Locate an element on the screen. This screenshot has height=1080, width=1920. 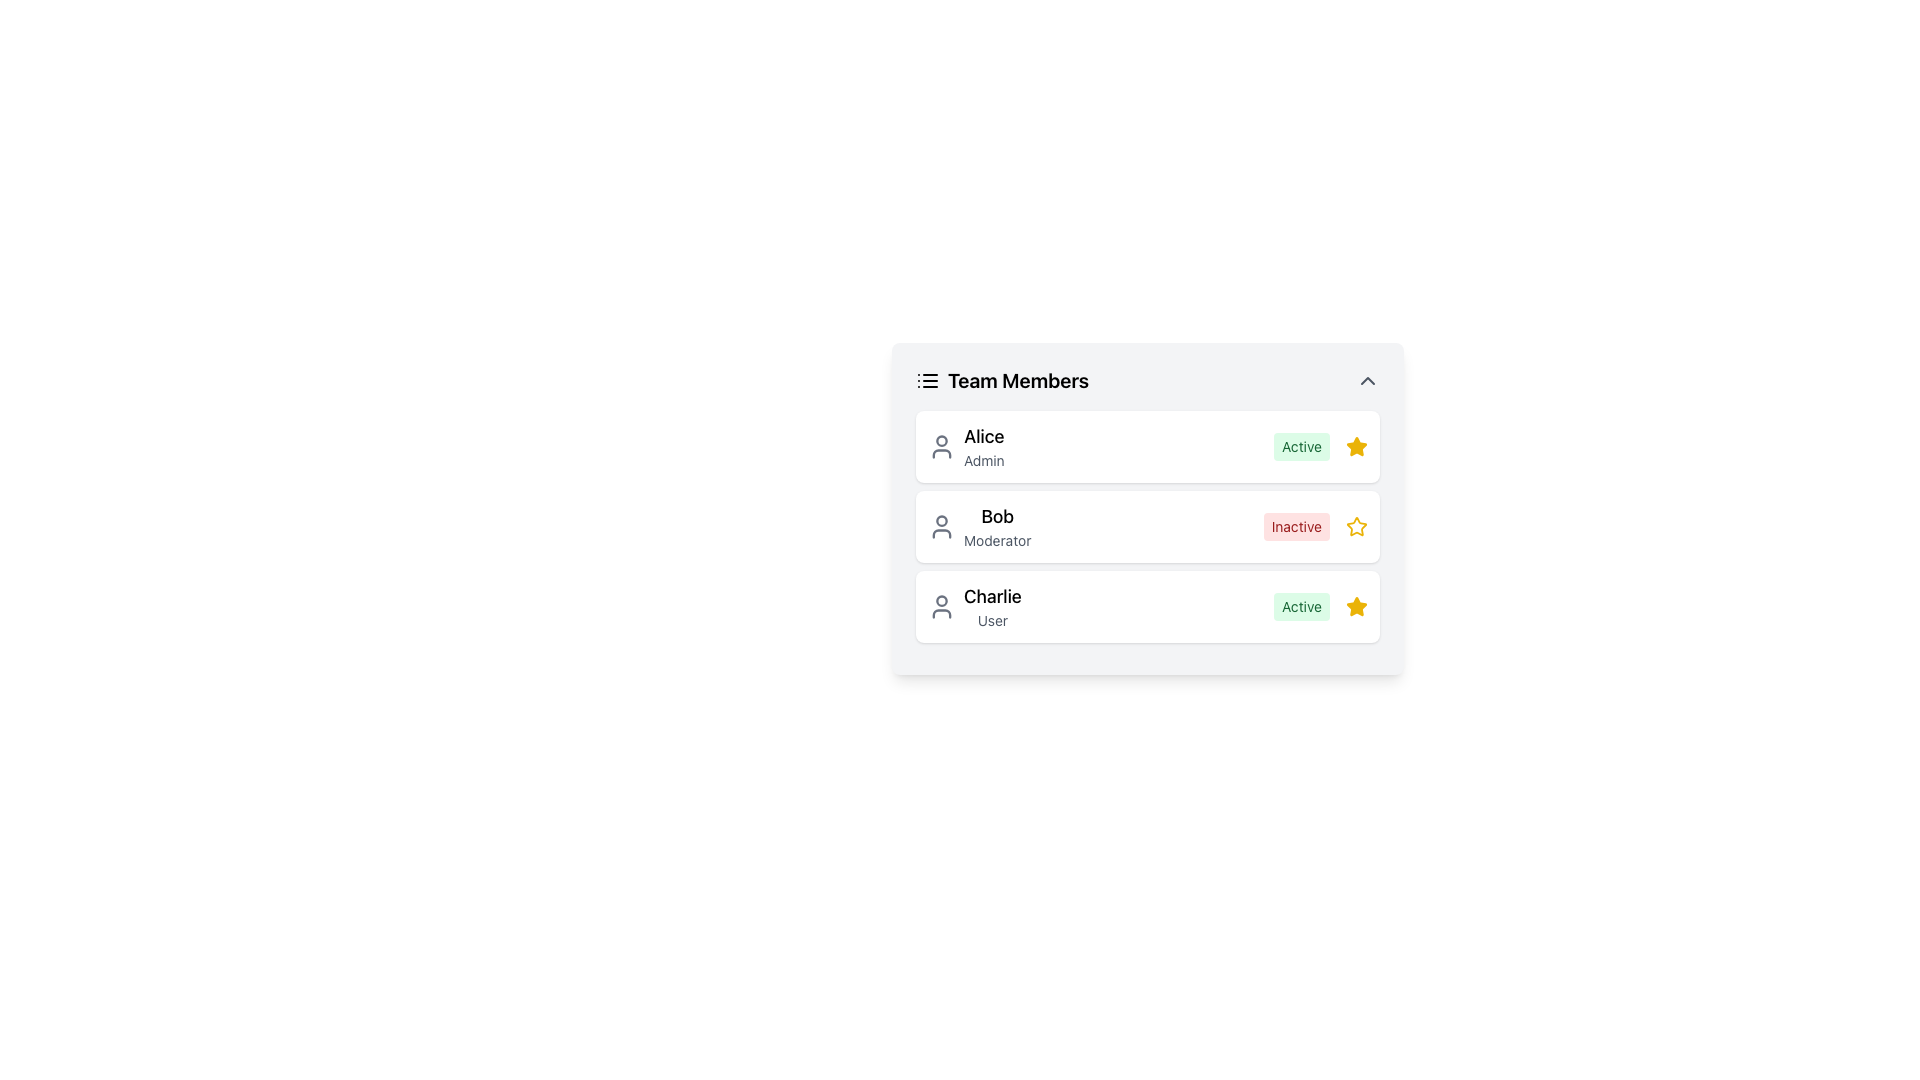
the circle representing the head of the user profile icon, which is outlined and located within the SVG graphic, positioned above the text label 'Bob' is located at coordinates (940, 519).